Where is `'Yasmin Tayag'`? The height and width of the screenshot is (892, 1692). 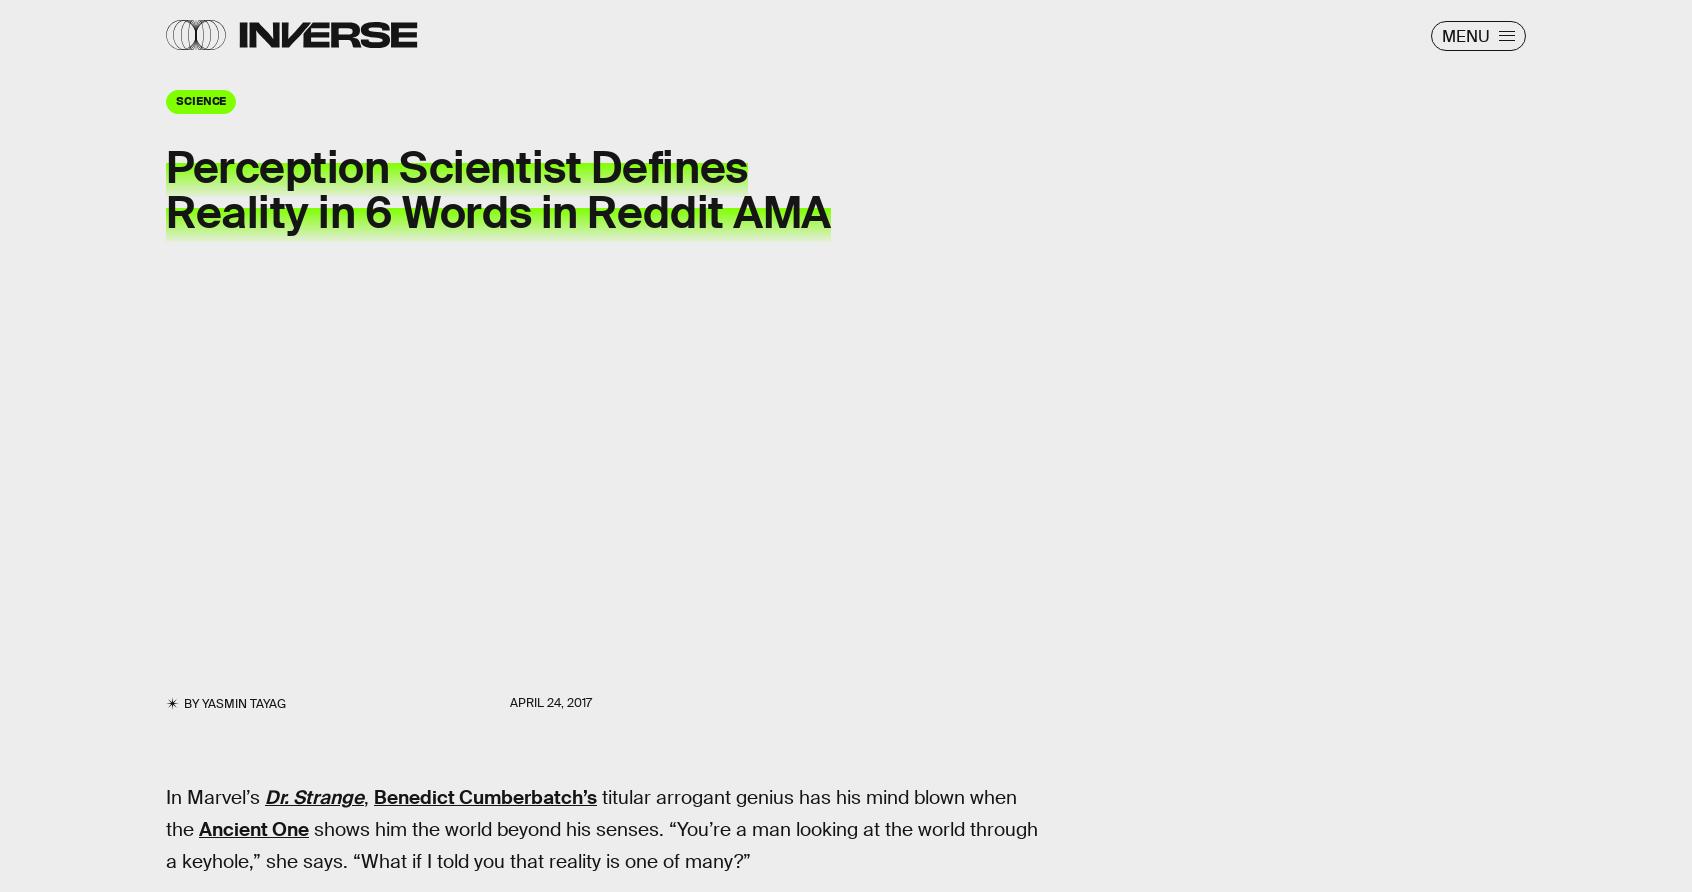
'Yasmin Tayag' is located at coordinates (200, 703).